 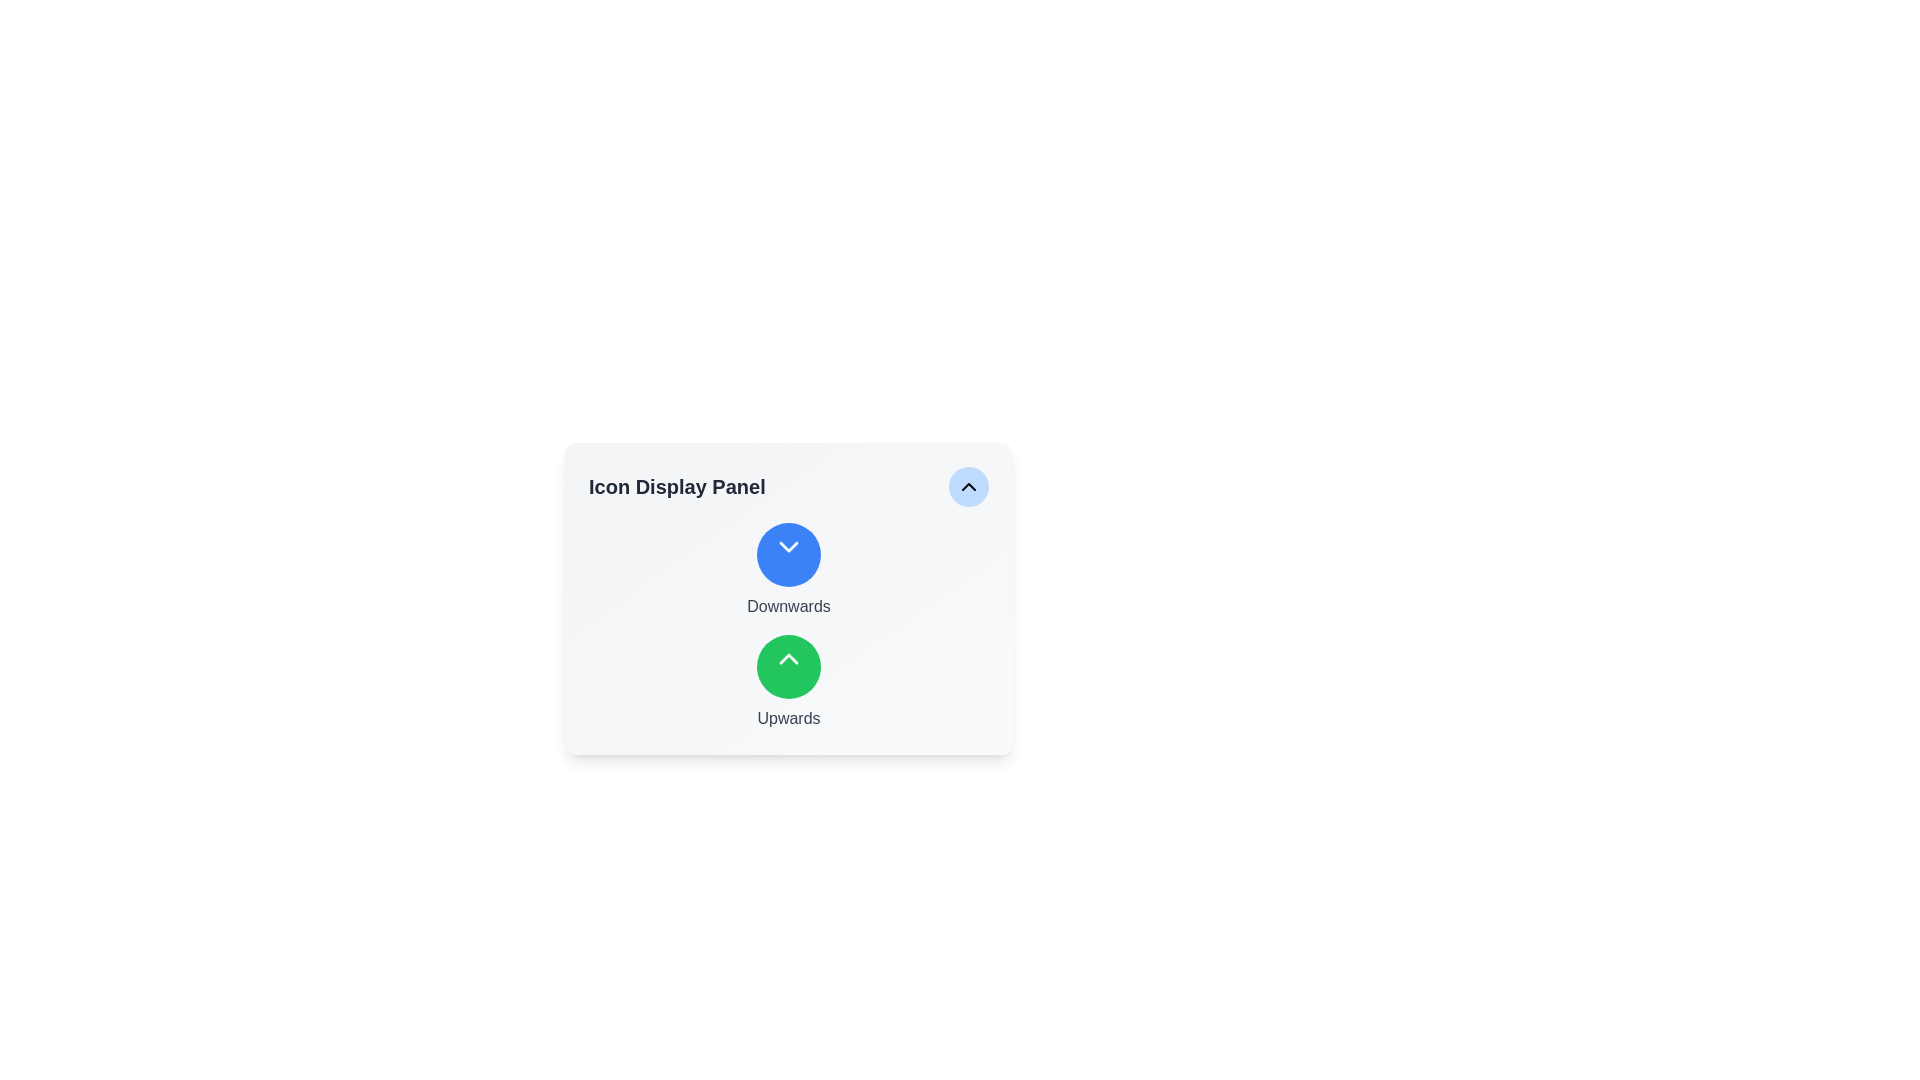 What do you see at coordinates (787, 626) in the screenshot?
I see `the 'Upwards' circular button, which is green and located in the 'Icon Display Panel' beneath the title, centered horizontally` at bounding box center [787, 626].